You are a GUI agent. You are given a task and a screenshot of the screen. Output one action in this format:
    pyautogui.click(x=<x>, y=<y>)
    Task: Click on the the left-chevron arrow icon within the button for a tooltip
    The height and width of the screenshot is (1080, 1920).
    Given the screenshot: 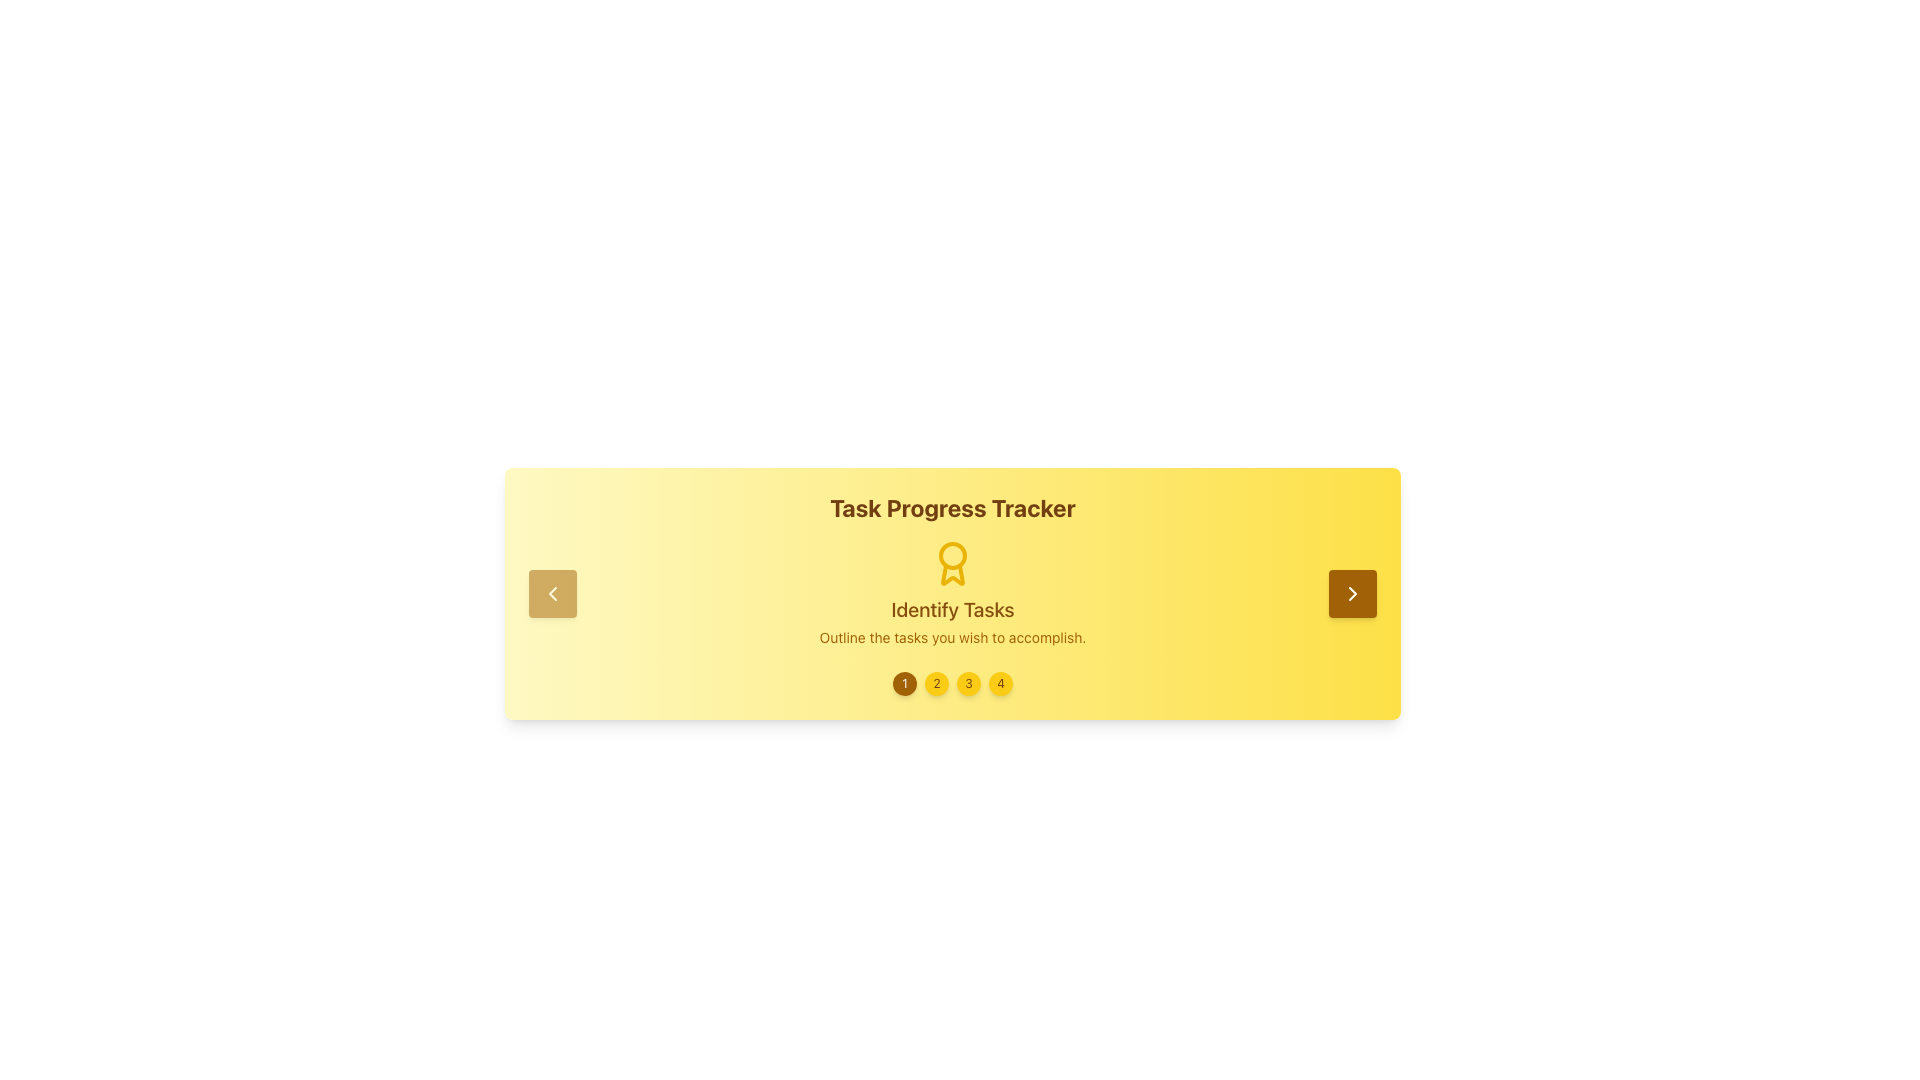 What is the action you would take?
    pyautogui.click(x=552, y=593)
    